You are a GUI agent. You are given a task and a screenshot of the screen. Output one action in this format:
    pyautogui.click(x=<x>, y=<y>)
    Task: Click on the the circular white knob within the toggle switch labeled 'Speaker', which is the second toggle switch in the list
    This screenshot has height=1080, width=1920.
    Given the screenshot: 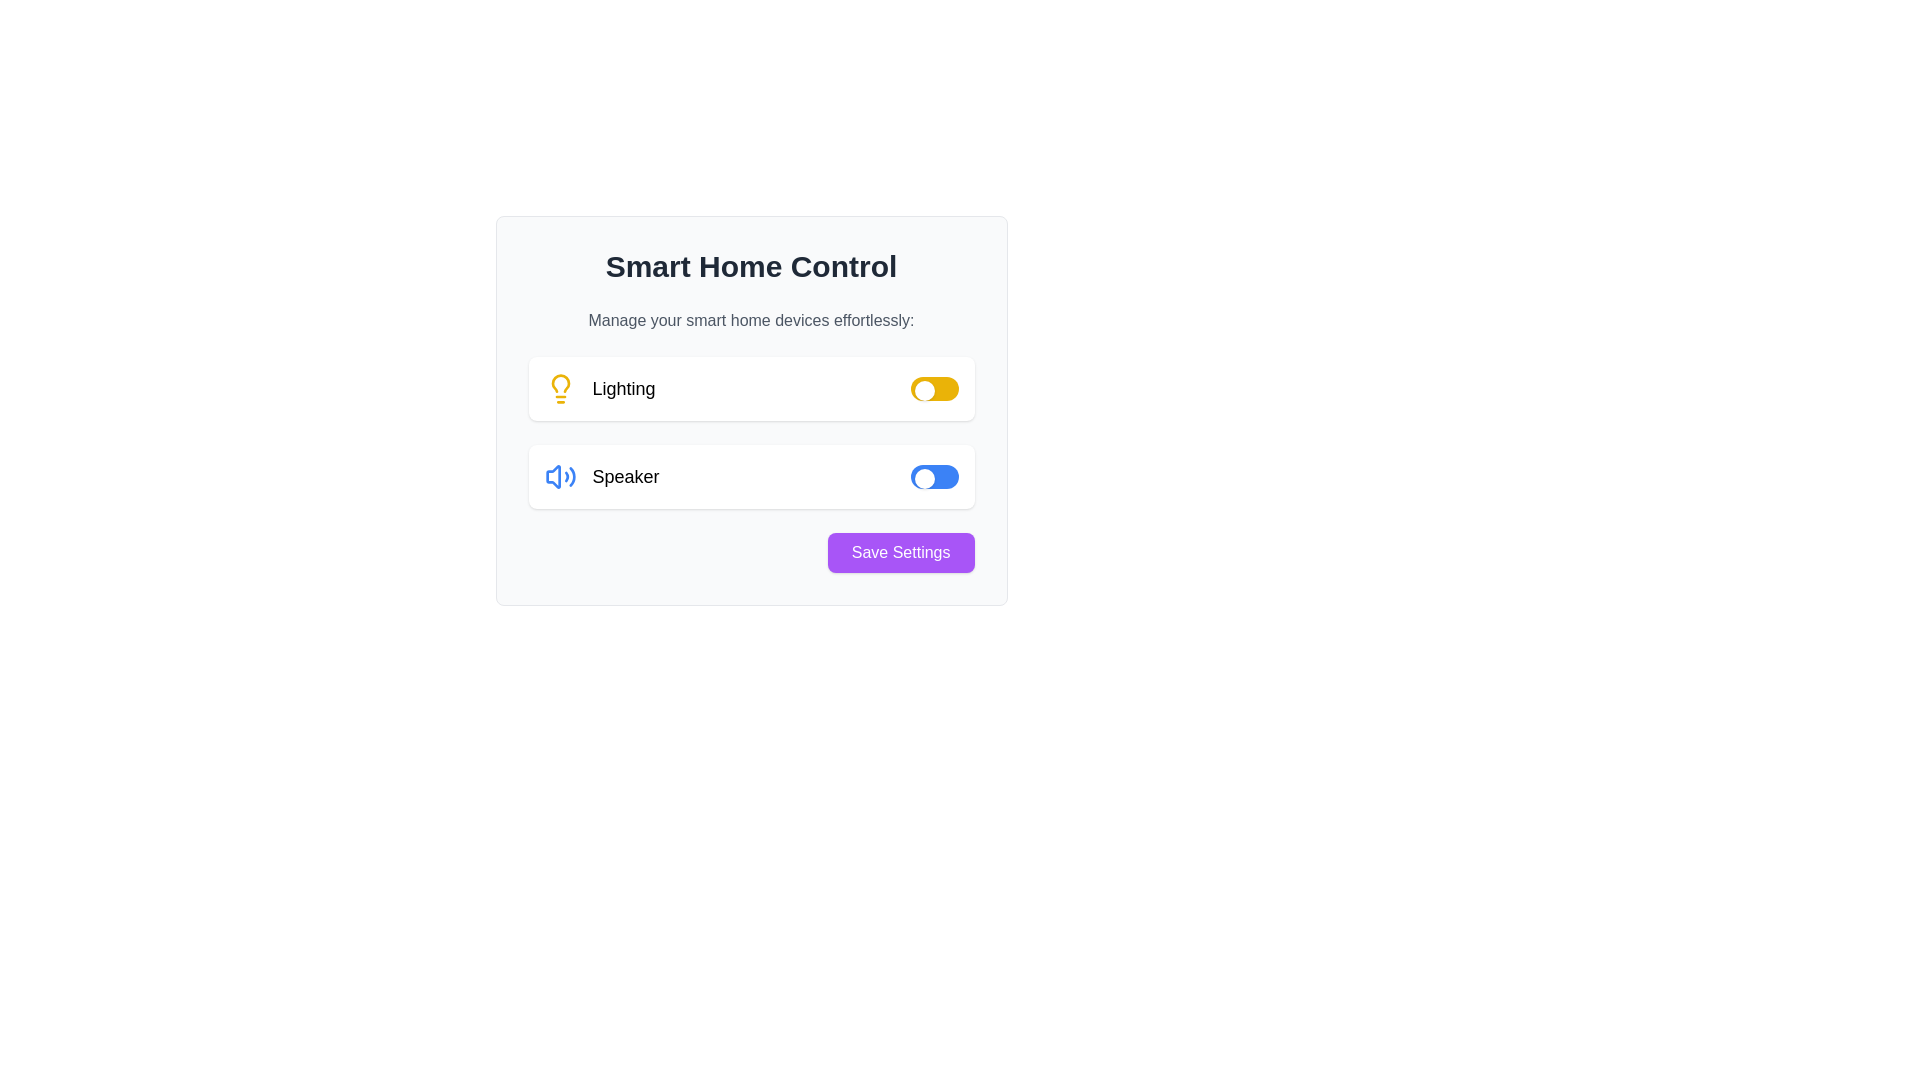 What is the action you would take?
    pyautogui.click(x=923, y=478)
    